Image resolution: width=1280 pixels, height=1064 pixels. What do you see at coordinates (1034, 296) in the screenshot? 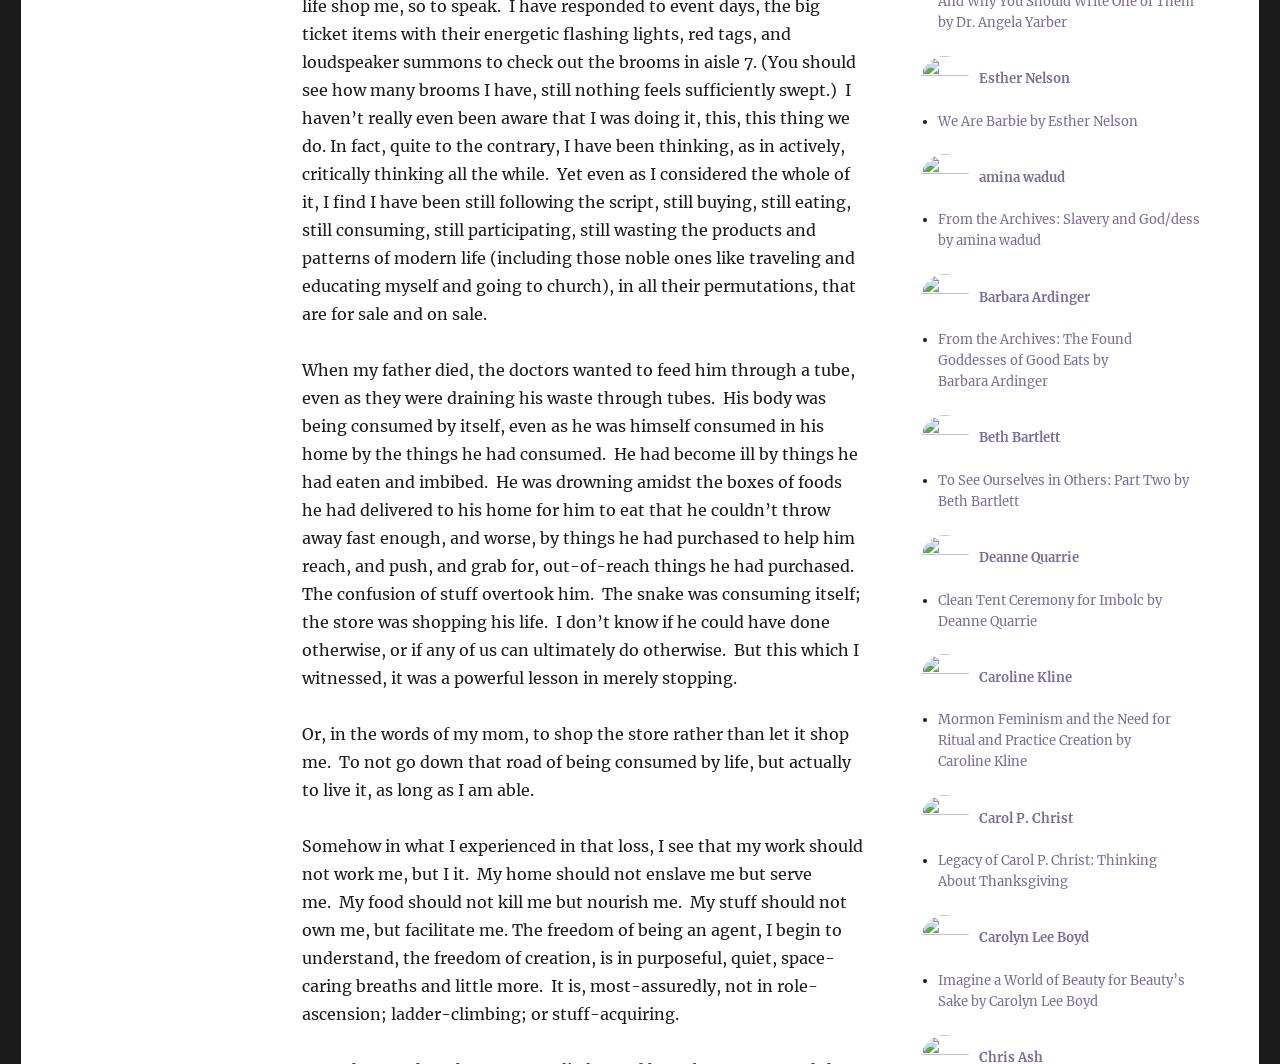
I see `'Barbara Ardinger'` at bounding box center [1034, 296].